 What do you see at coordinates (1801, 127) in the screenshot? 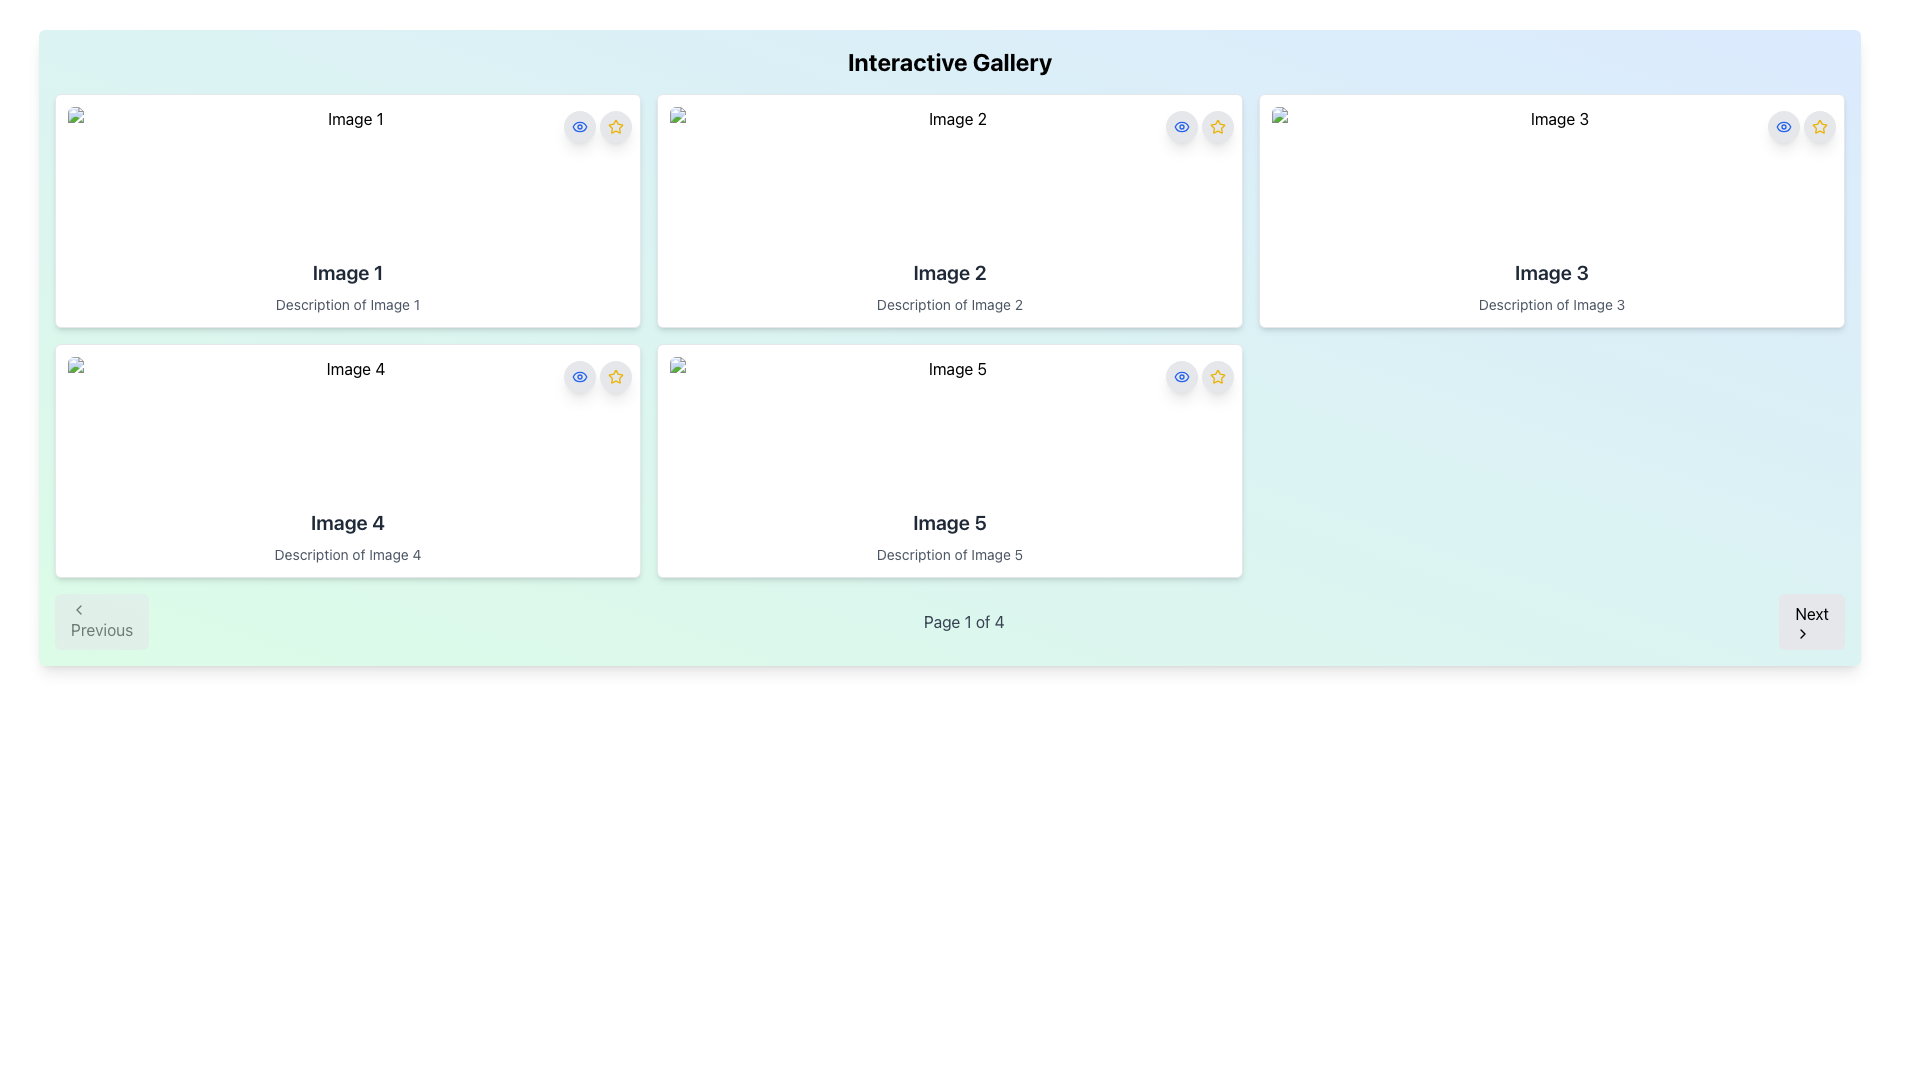
I see `the star icon in the top-right corner of the card for 'Image 3' to favorite the item` at bounding box center [1801, 127].